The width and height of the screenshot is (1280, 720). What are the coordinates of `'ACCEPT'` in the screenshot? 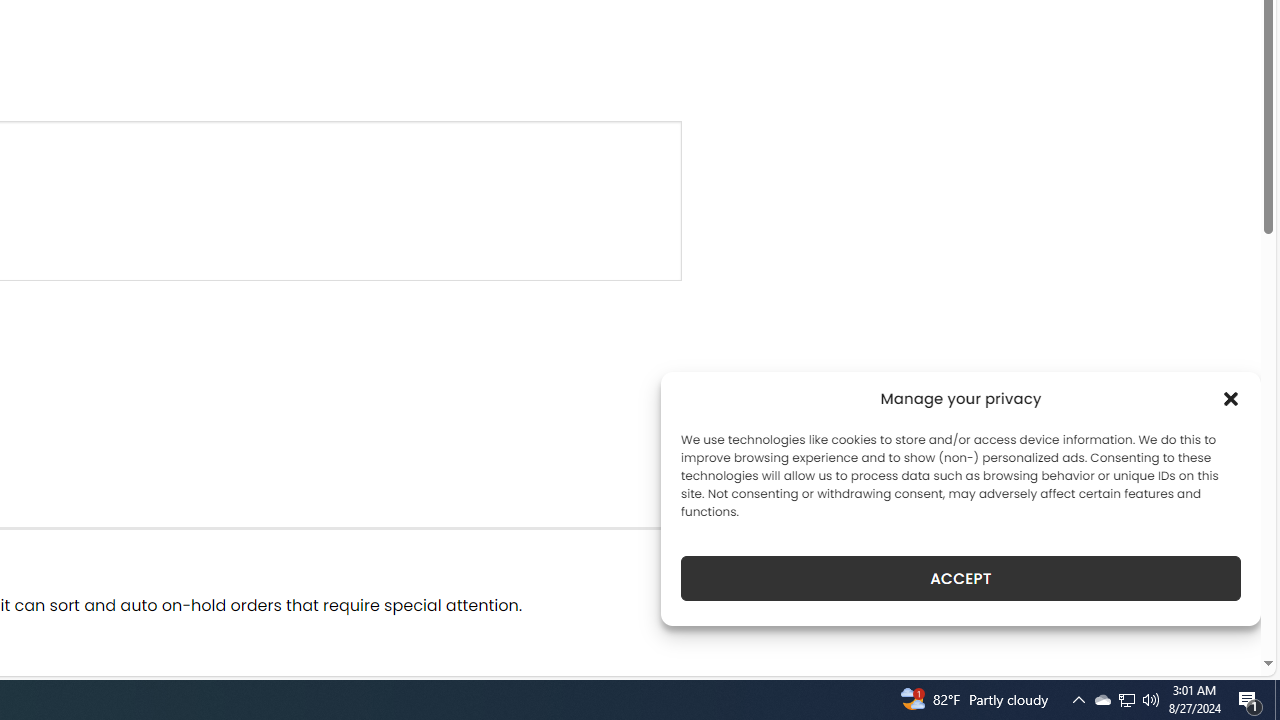 It's located at (961, 578).